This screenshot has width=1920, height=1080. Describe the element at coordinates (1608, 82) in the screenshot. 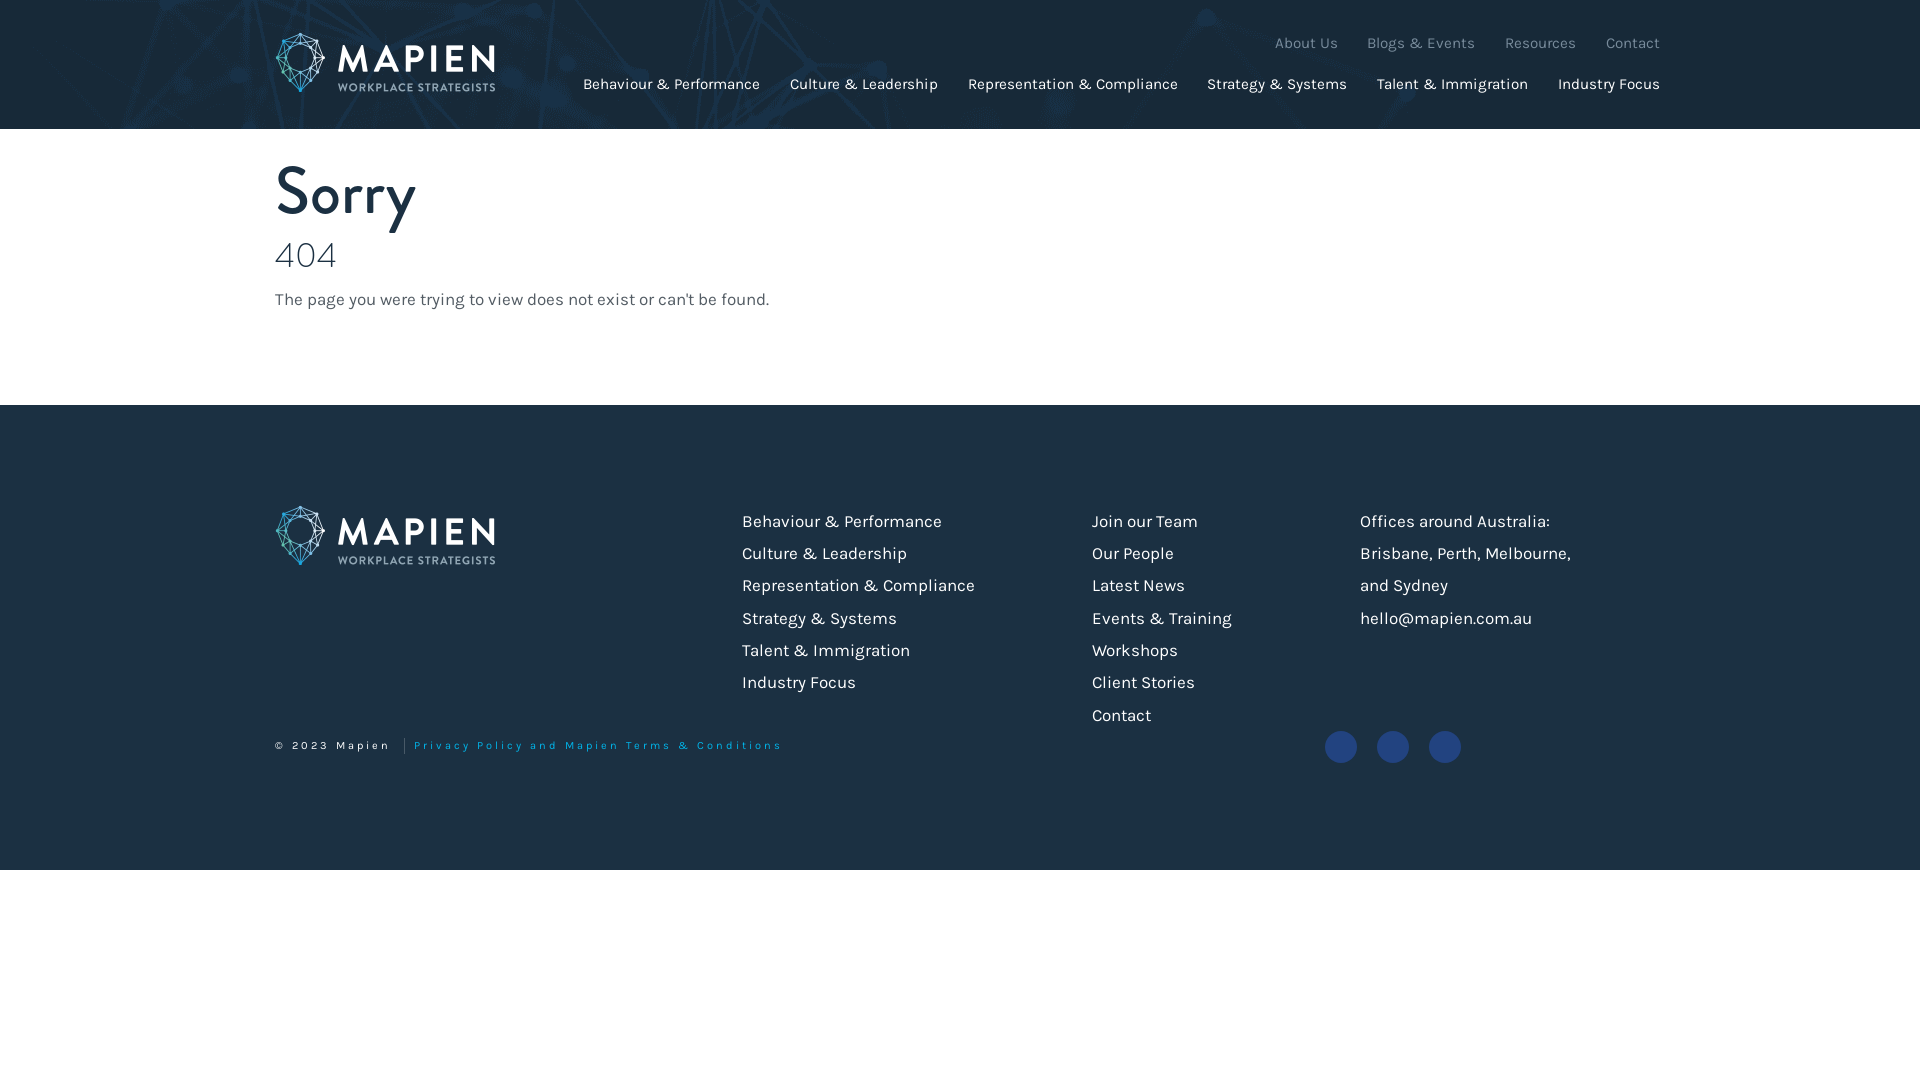

I see `'Industry Focus'` at that location.